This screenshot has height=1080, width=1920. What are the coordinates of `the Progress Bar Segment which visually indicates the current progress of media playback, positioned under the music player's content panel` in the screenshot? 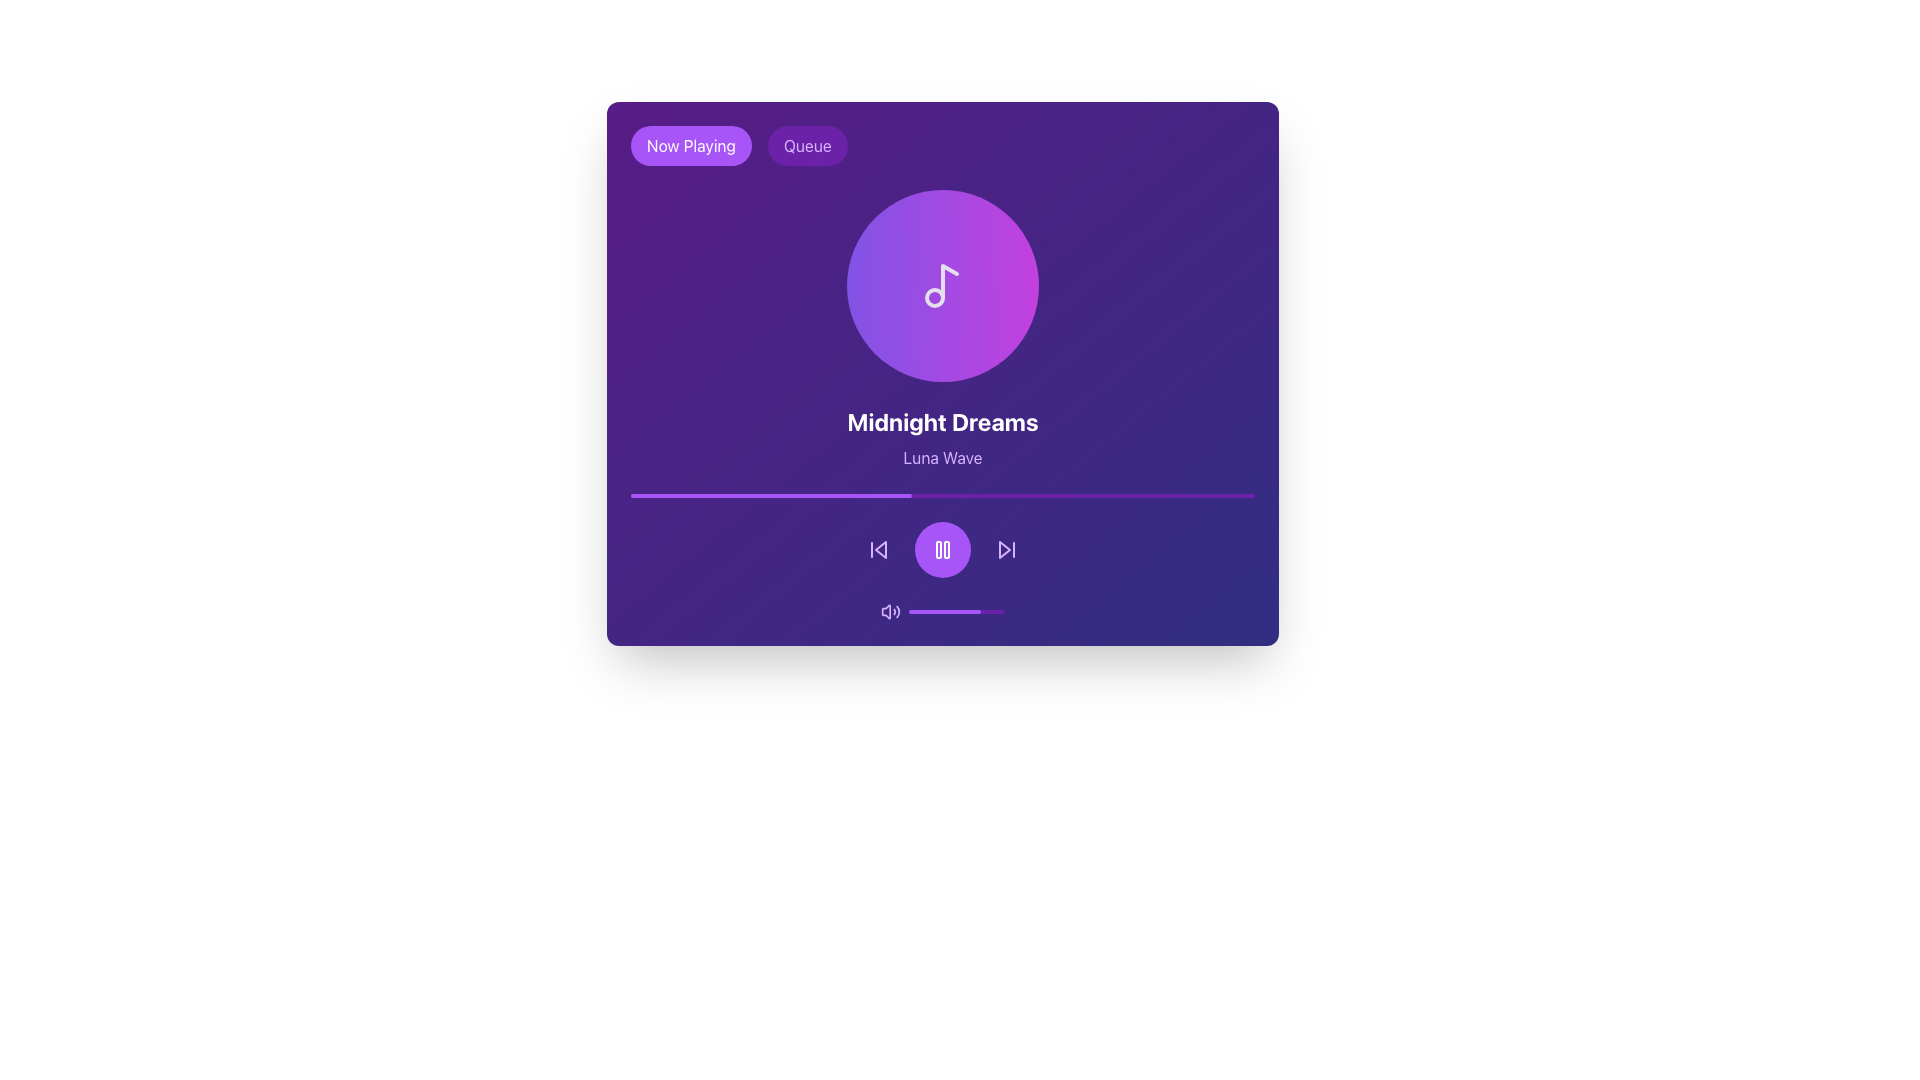 It's located at (770, 495).